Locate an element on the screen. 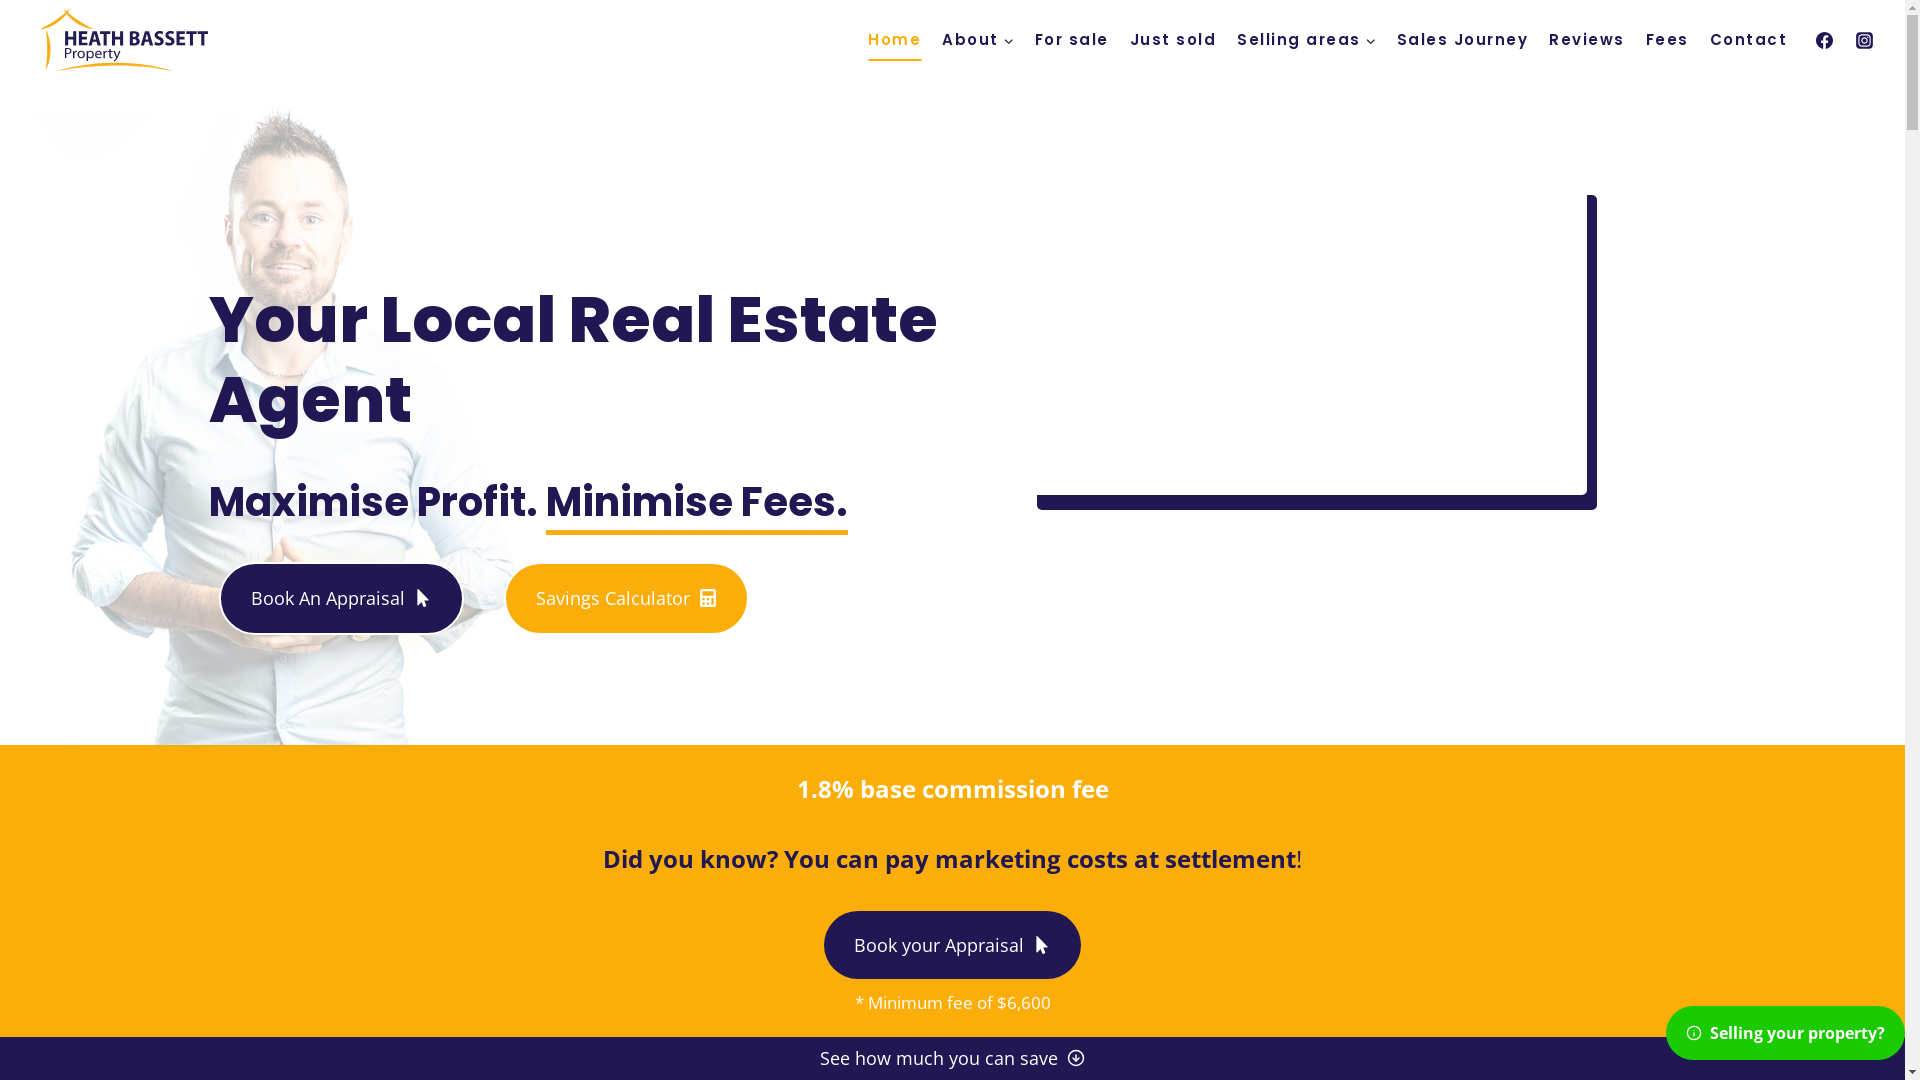 This screenshot has height=1080, width=1920. 'Reviews' is located at coordinates (1586, 39).